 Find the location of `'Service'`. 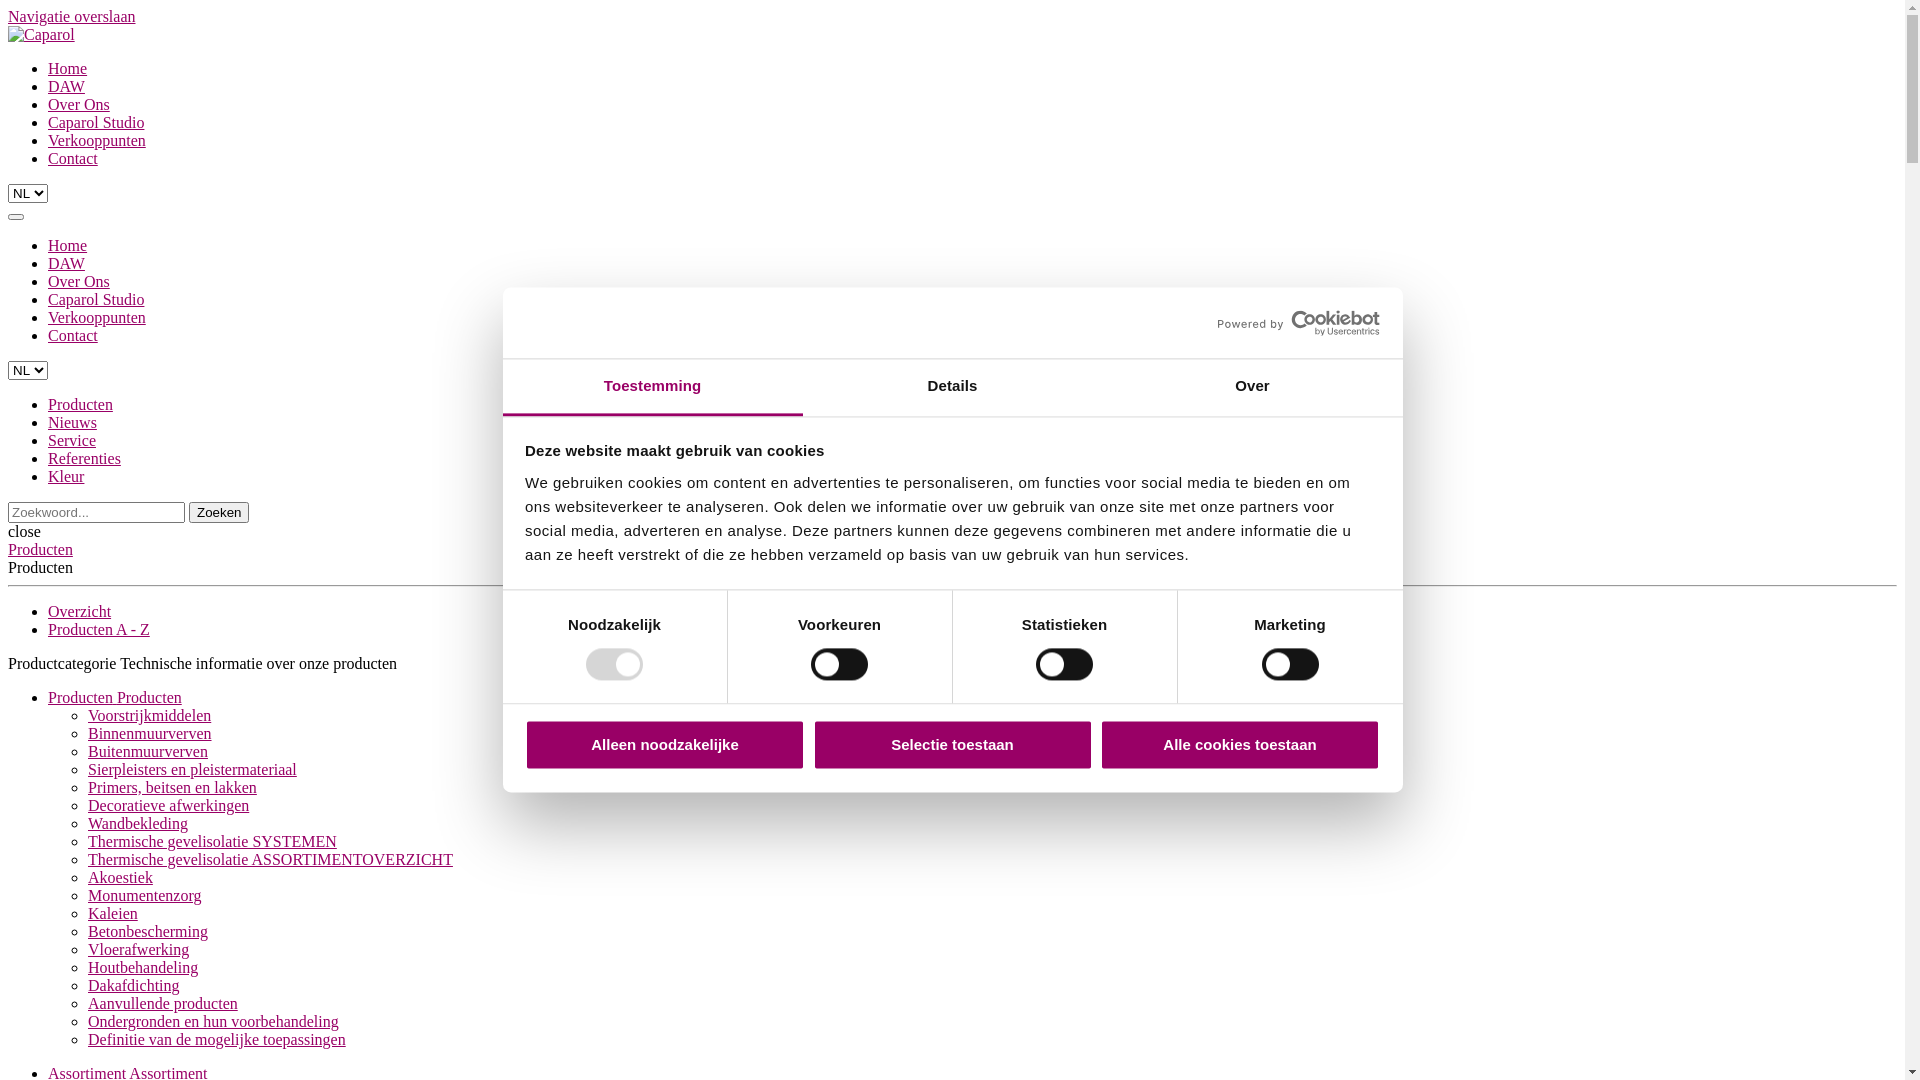

'Service' is located at coordinates (72, 439).